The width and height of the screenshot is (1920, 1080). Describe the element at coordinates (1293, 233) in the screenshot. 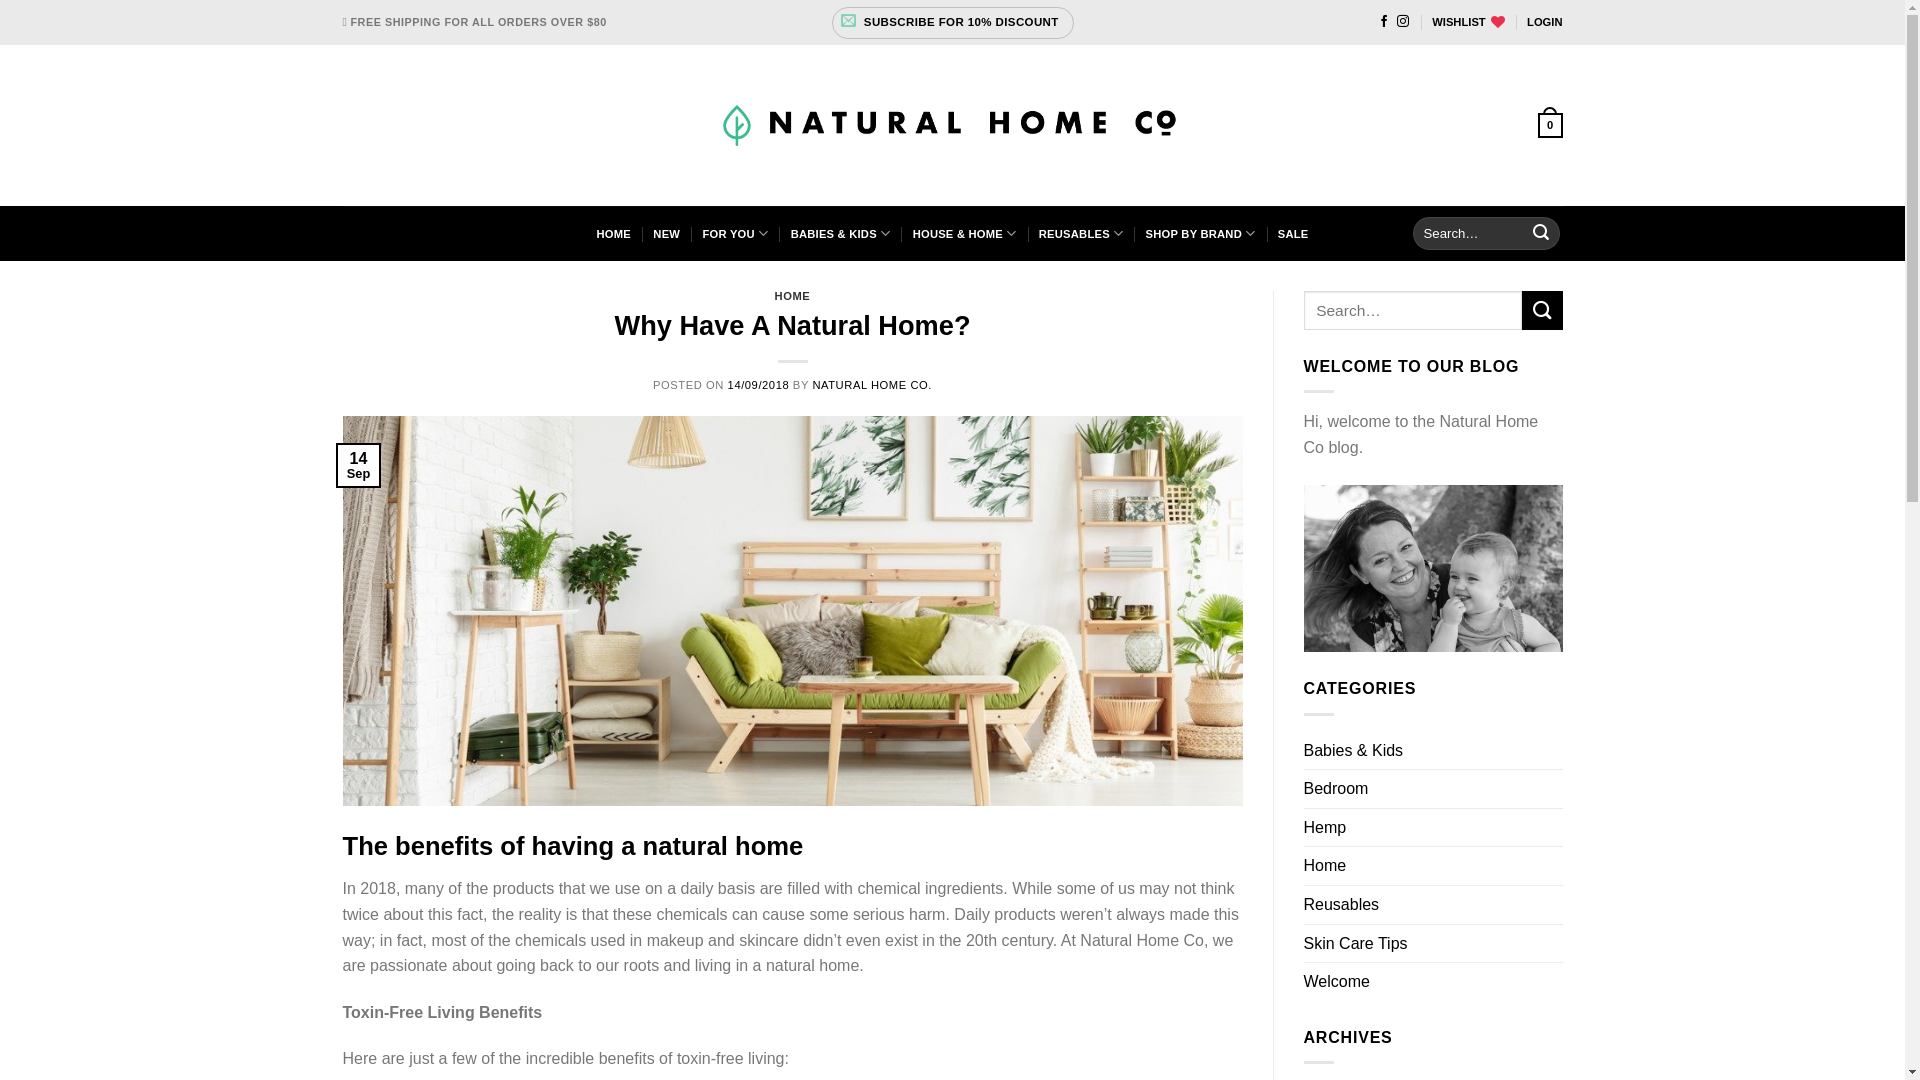

I see `'SALE'` at that location.